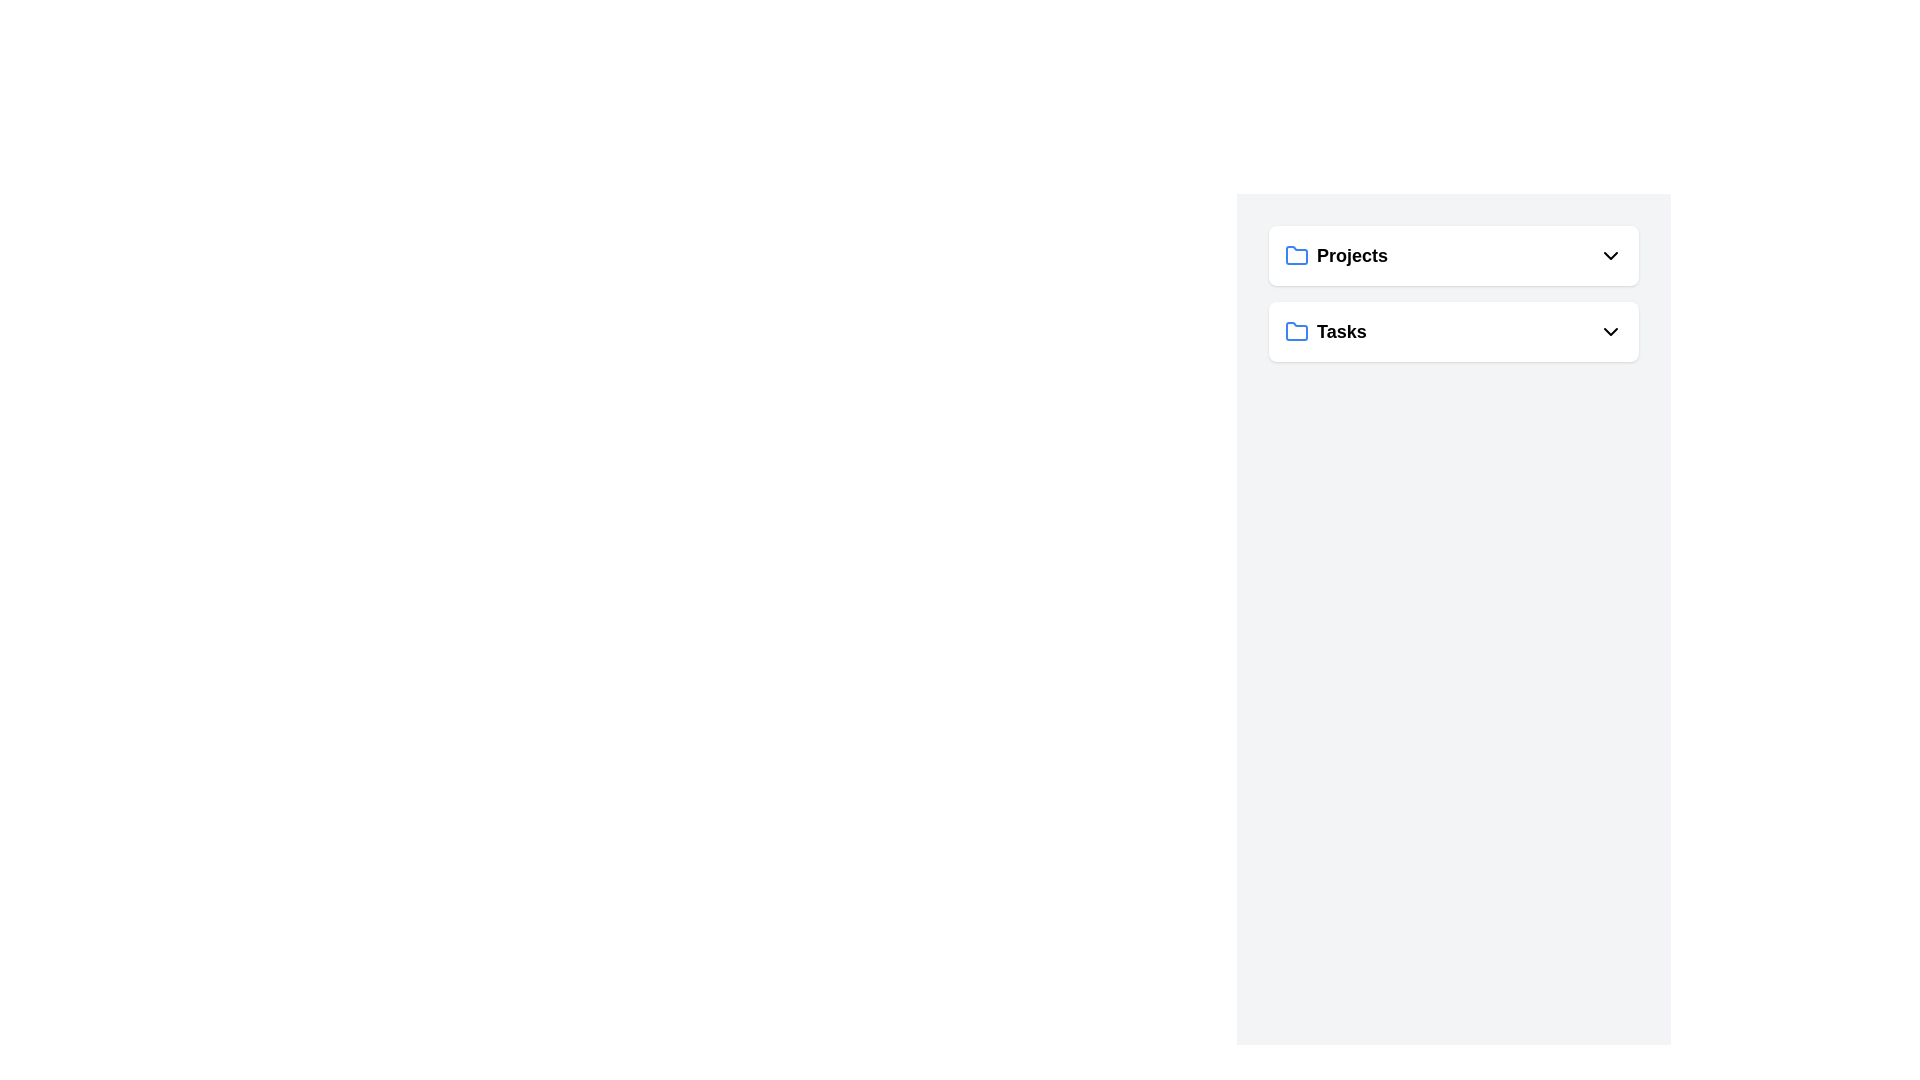 Image resolution: width=1920 pixels, height=1080 pixels. I want to click on the text label displaying 'Projects', which is styled prominently and located to the right of a blue folder icon, so click(1352, 254).